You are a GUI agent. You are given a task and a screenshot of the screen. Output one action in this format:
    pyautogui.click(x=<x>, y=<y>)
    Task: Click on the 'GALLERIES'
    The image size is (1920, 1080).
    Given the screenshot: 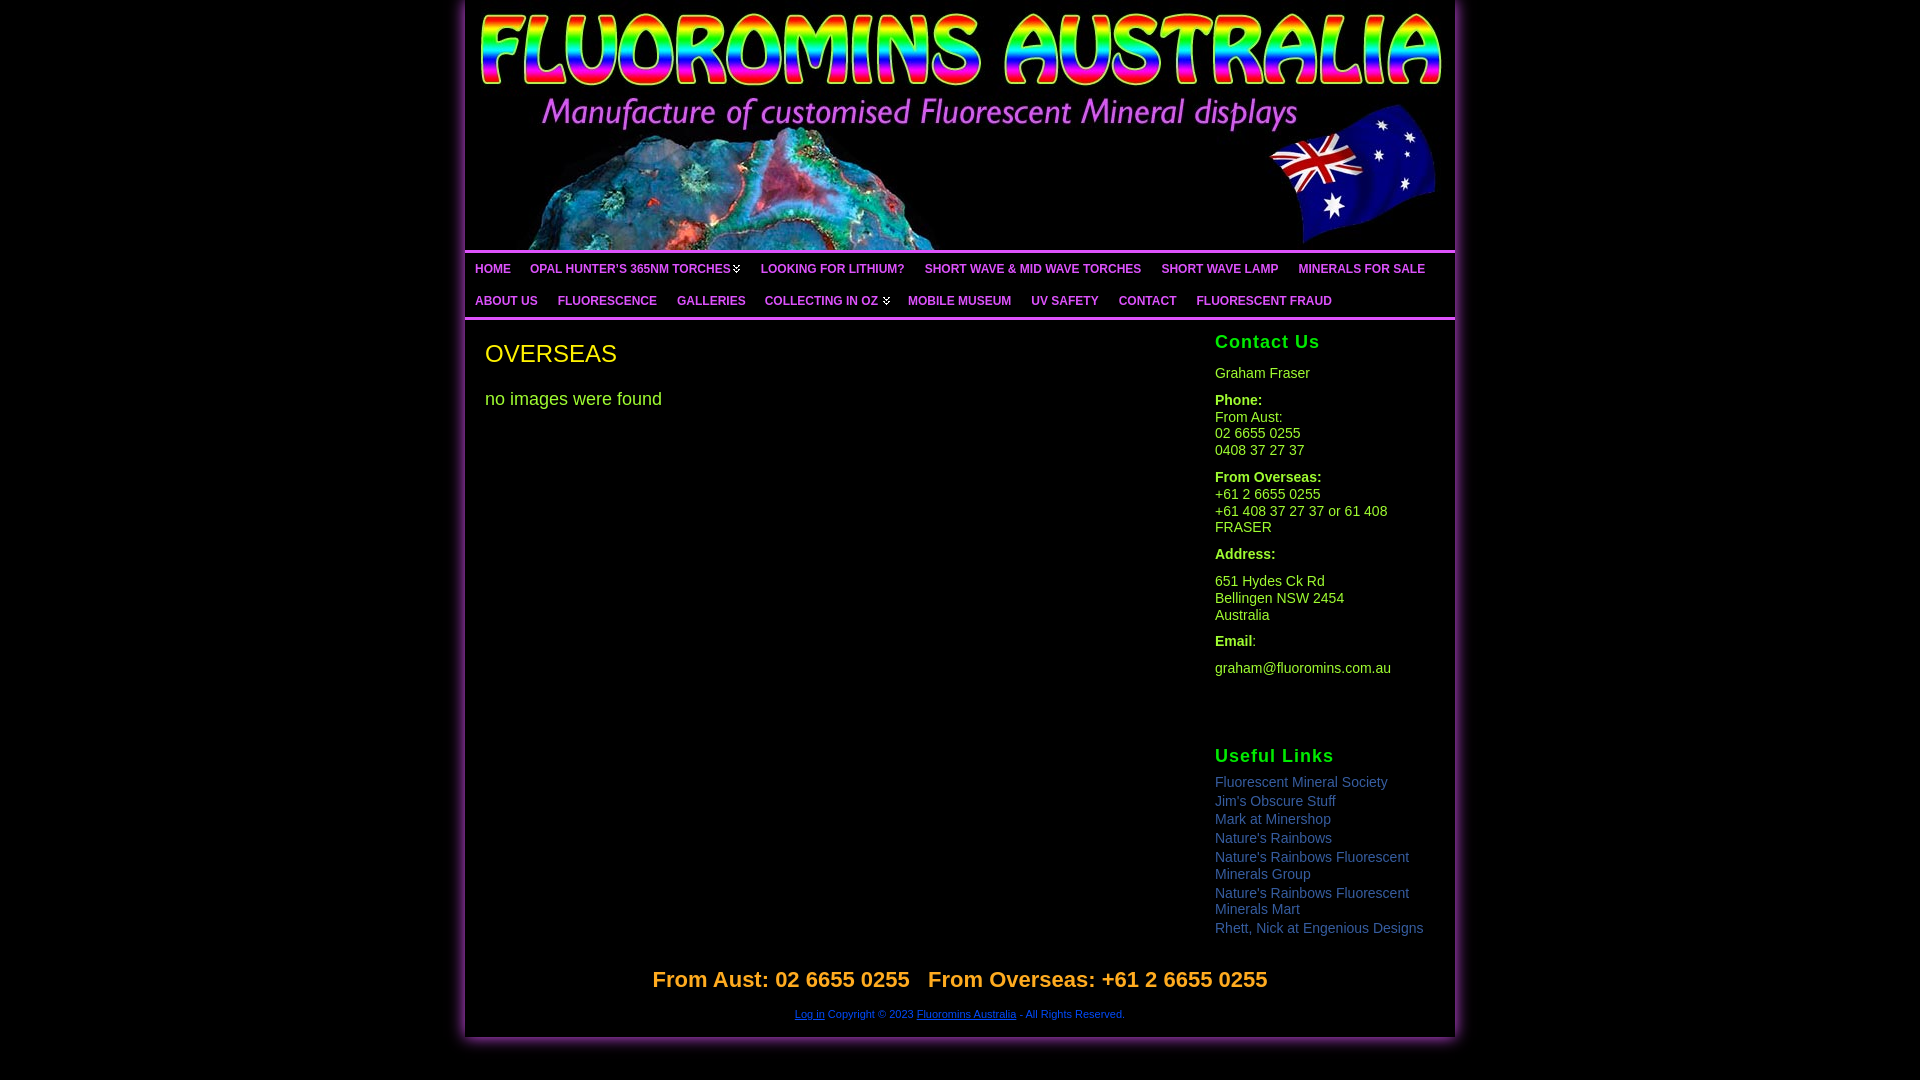 What is the action you would take?
    pyautogui.click(x=711, y=300)
    